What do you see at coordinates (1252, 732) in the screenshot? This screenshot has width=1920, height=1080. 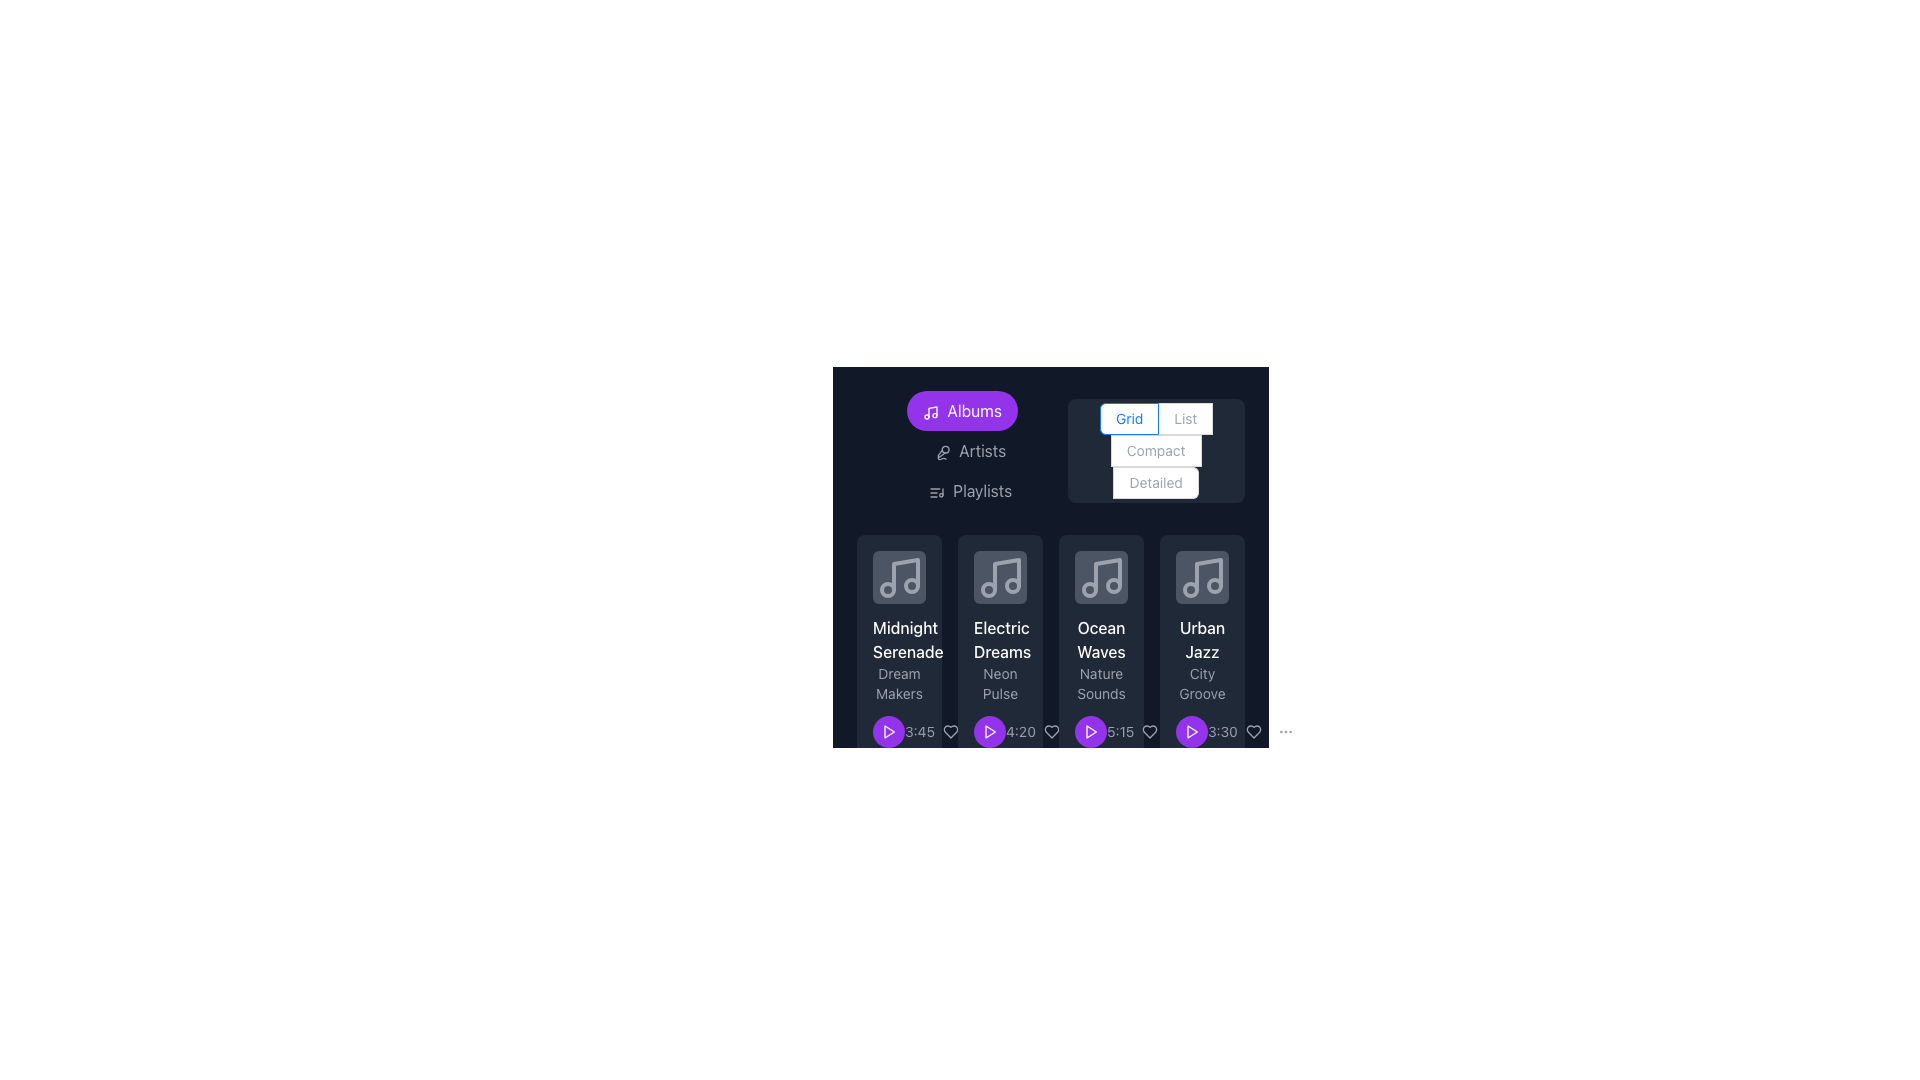 I see `the heart icon button located below the 'Urban Jazz' music item` at bounding box center [1252, 732].